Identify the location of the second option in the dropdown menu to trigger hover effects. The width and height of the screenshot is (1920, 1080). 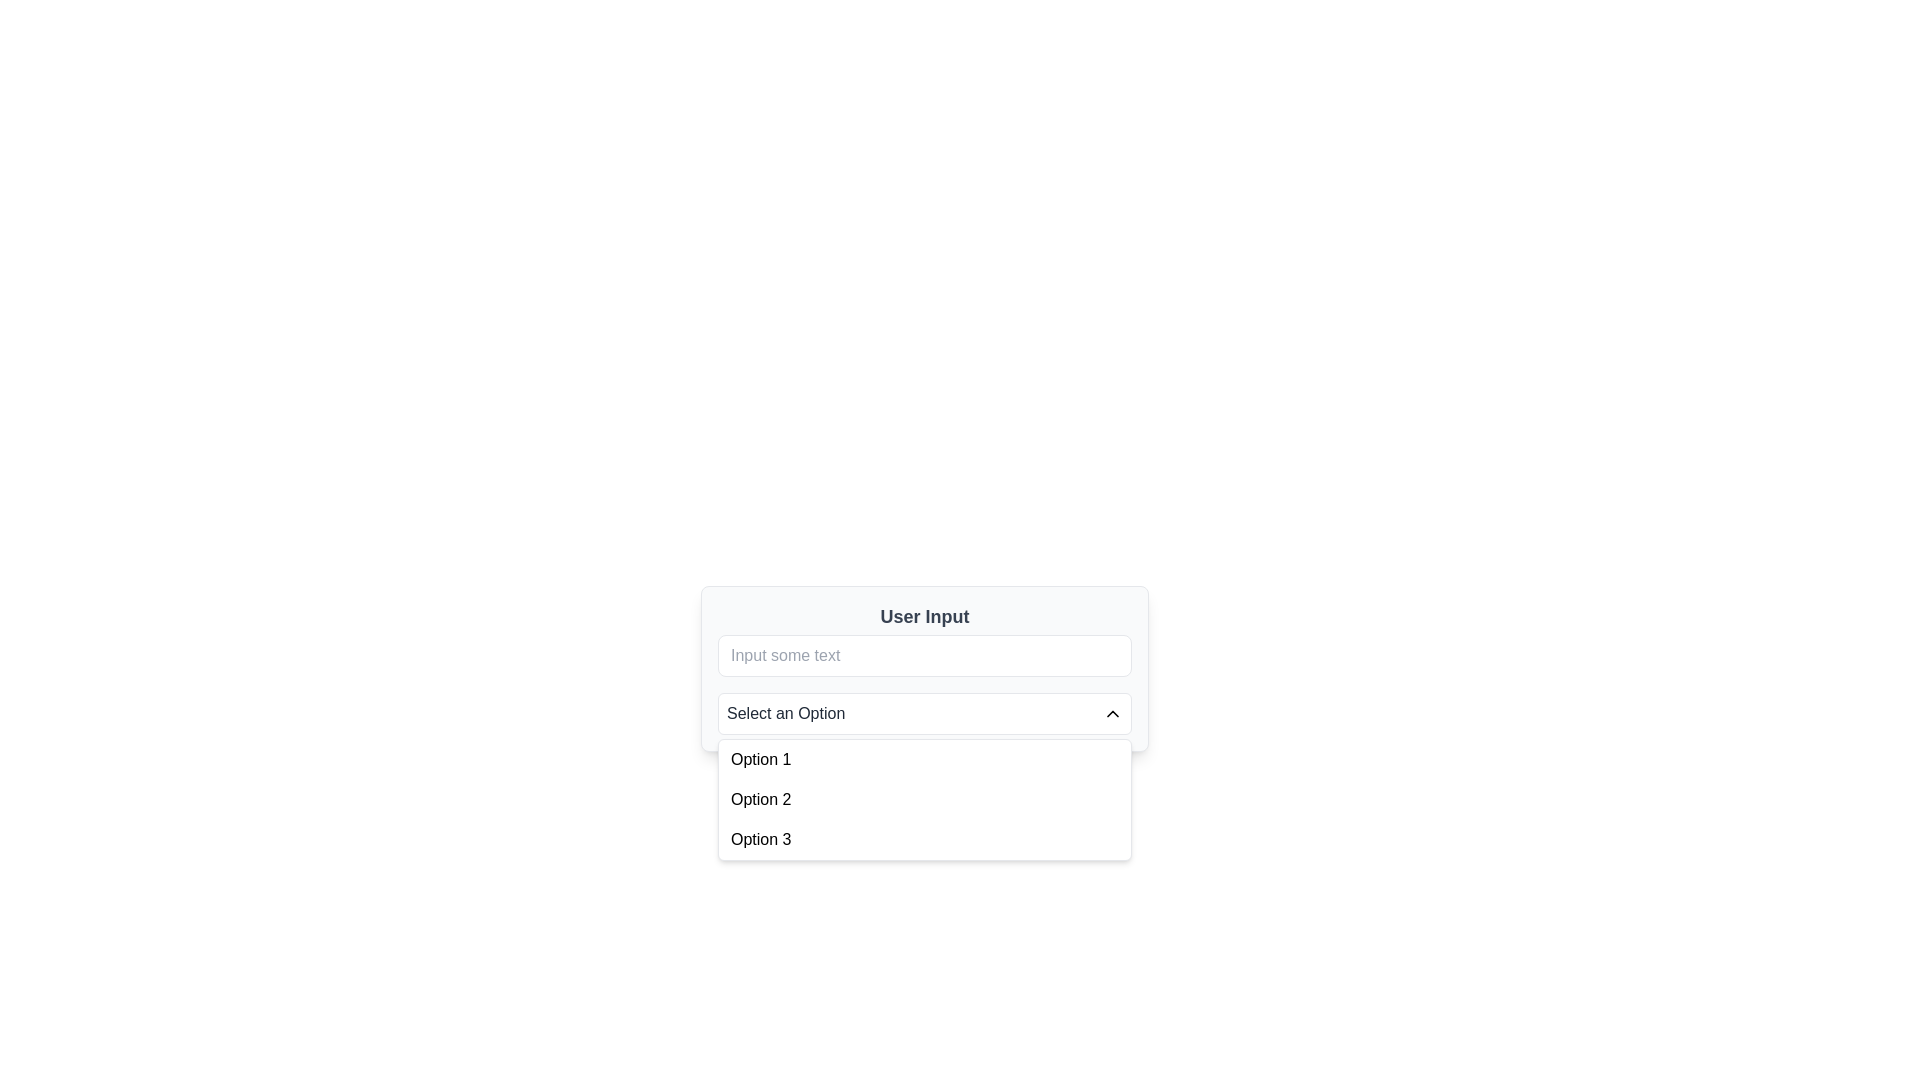
(924, 798).